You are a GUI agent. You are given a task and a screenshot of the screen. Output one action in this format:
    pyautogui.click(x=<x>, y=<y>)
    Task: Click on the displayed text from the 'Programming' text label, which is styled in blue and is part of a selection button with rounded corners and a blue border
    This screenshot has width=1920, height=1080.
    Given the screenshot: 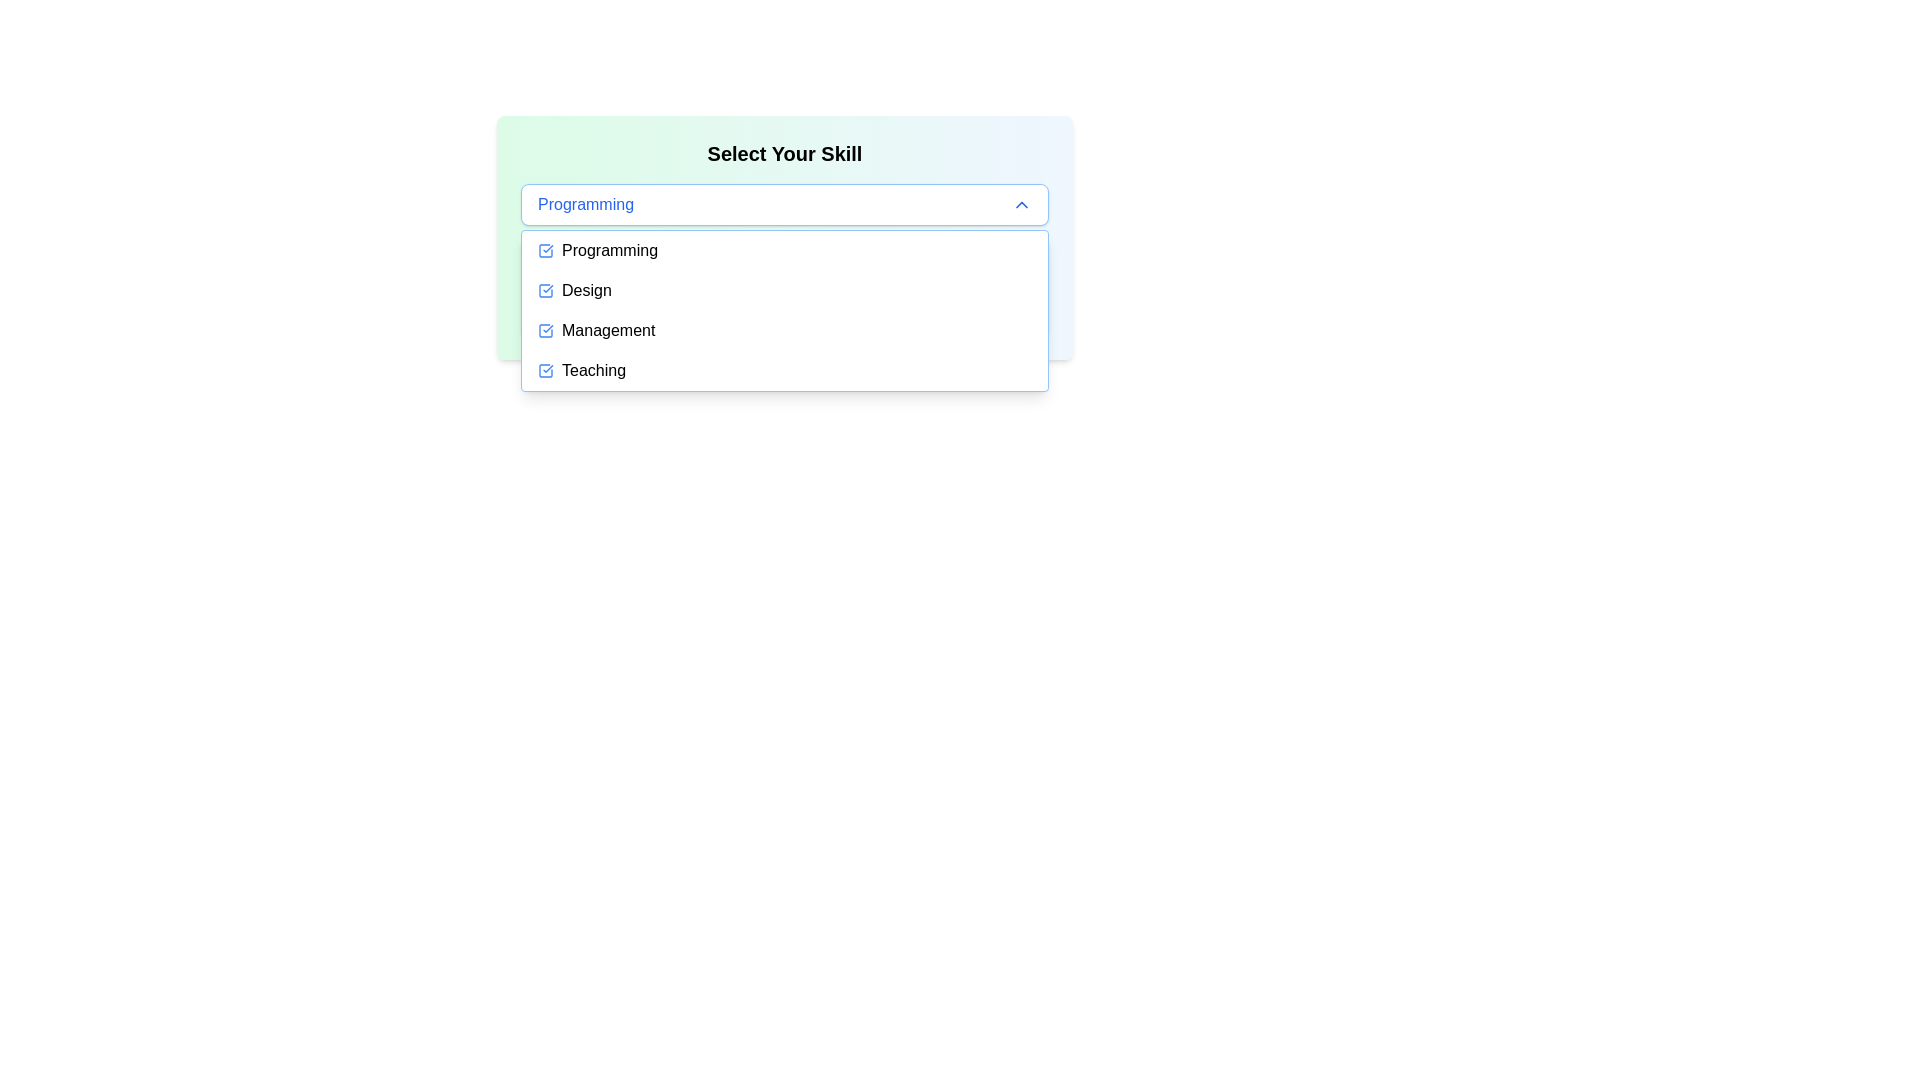 What is the action you would take?
    pyautogui.click(x=584, y=204)
    